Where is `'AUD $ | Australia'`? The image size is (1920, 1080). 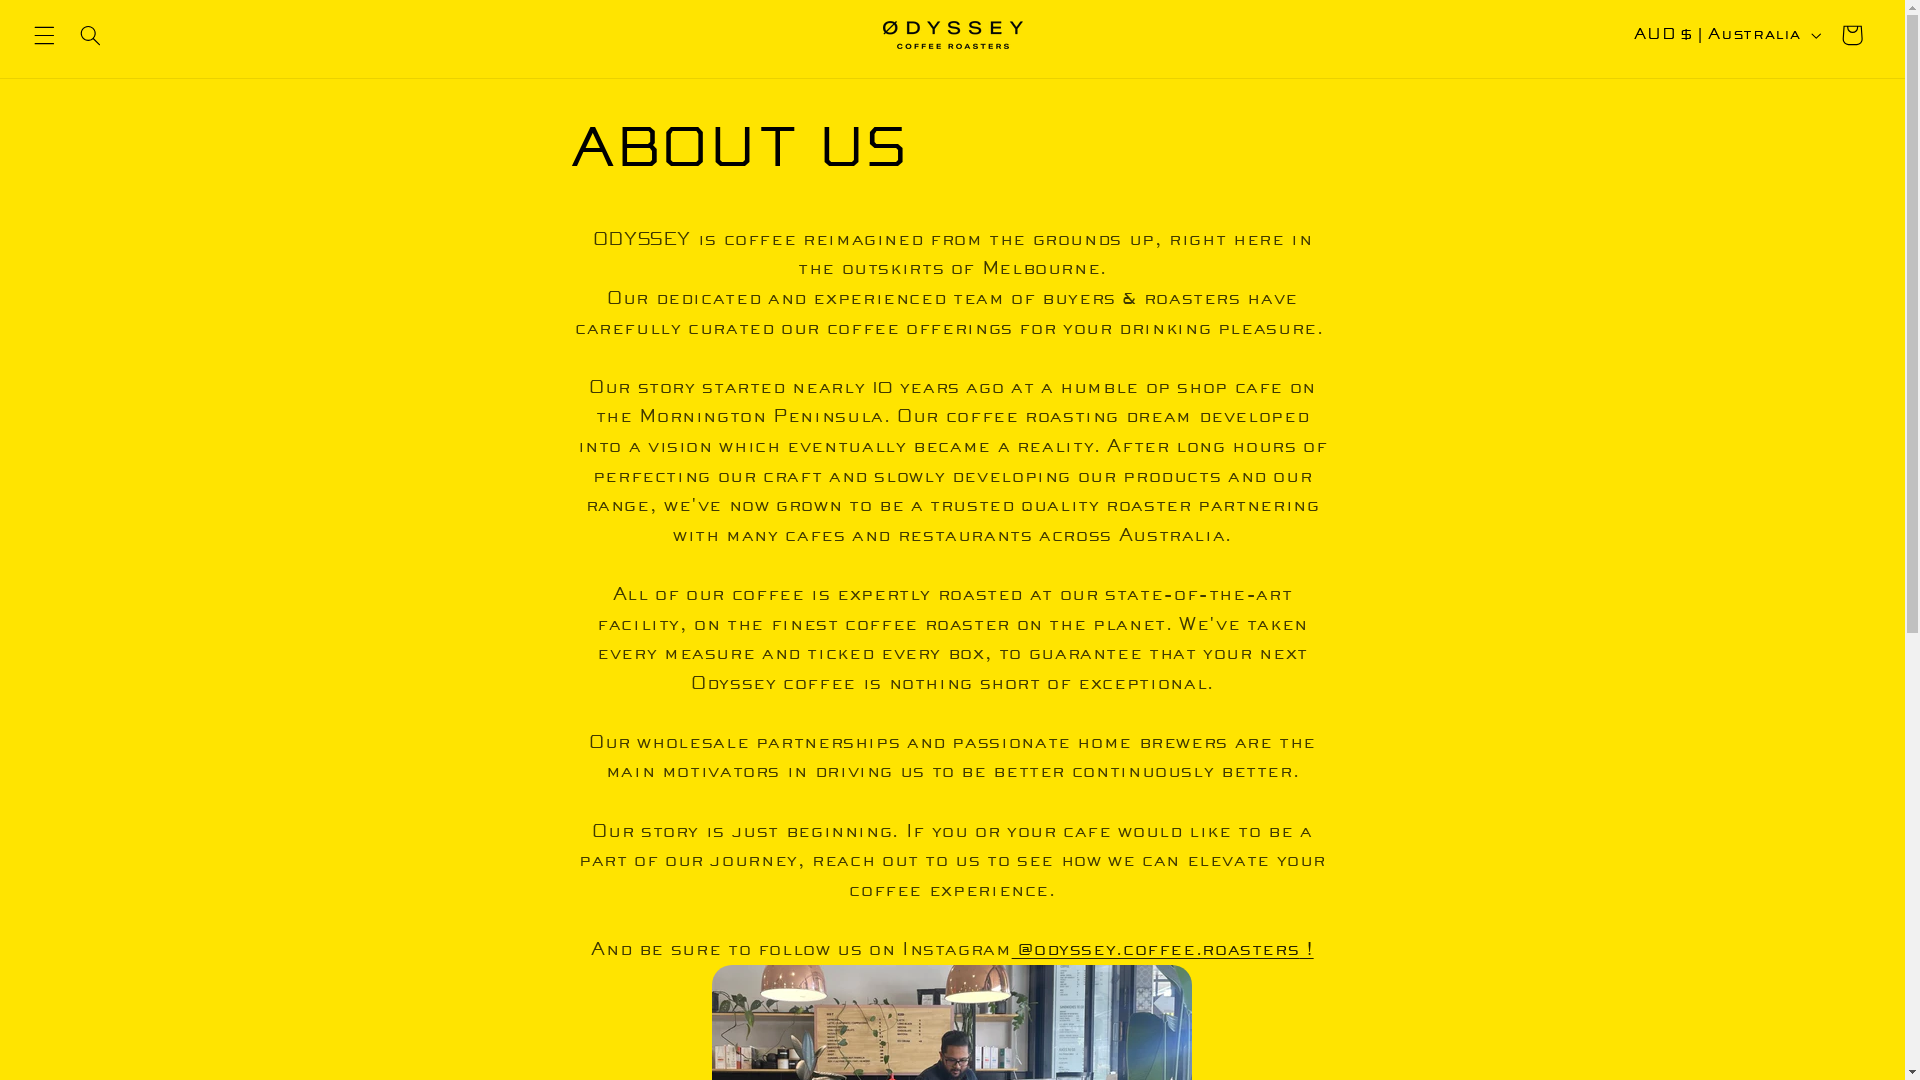
'AUD $ | Australia' is located at coordinates (1622, 34).